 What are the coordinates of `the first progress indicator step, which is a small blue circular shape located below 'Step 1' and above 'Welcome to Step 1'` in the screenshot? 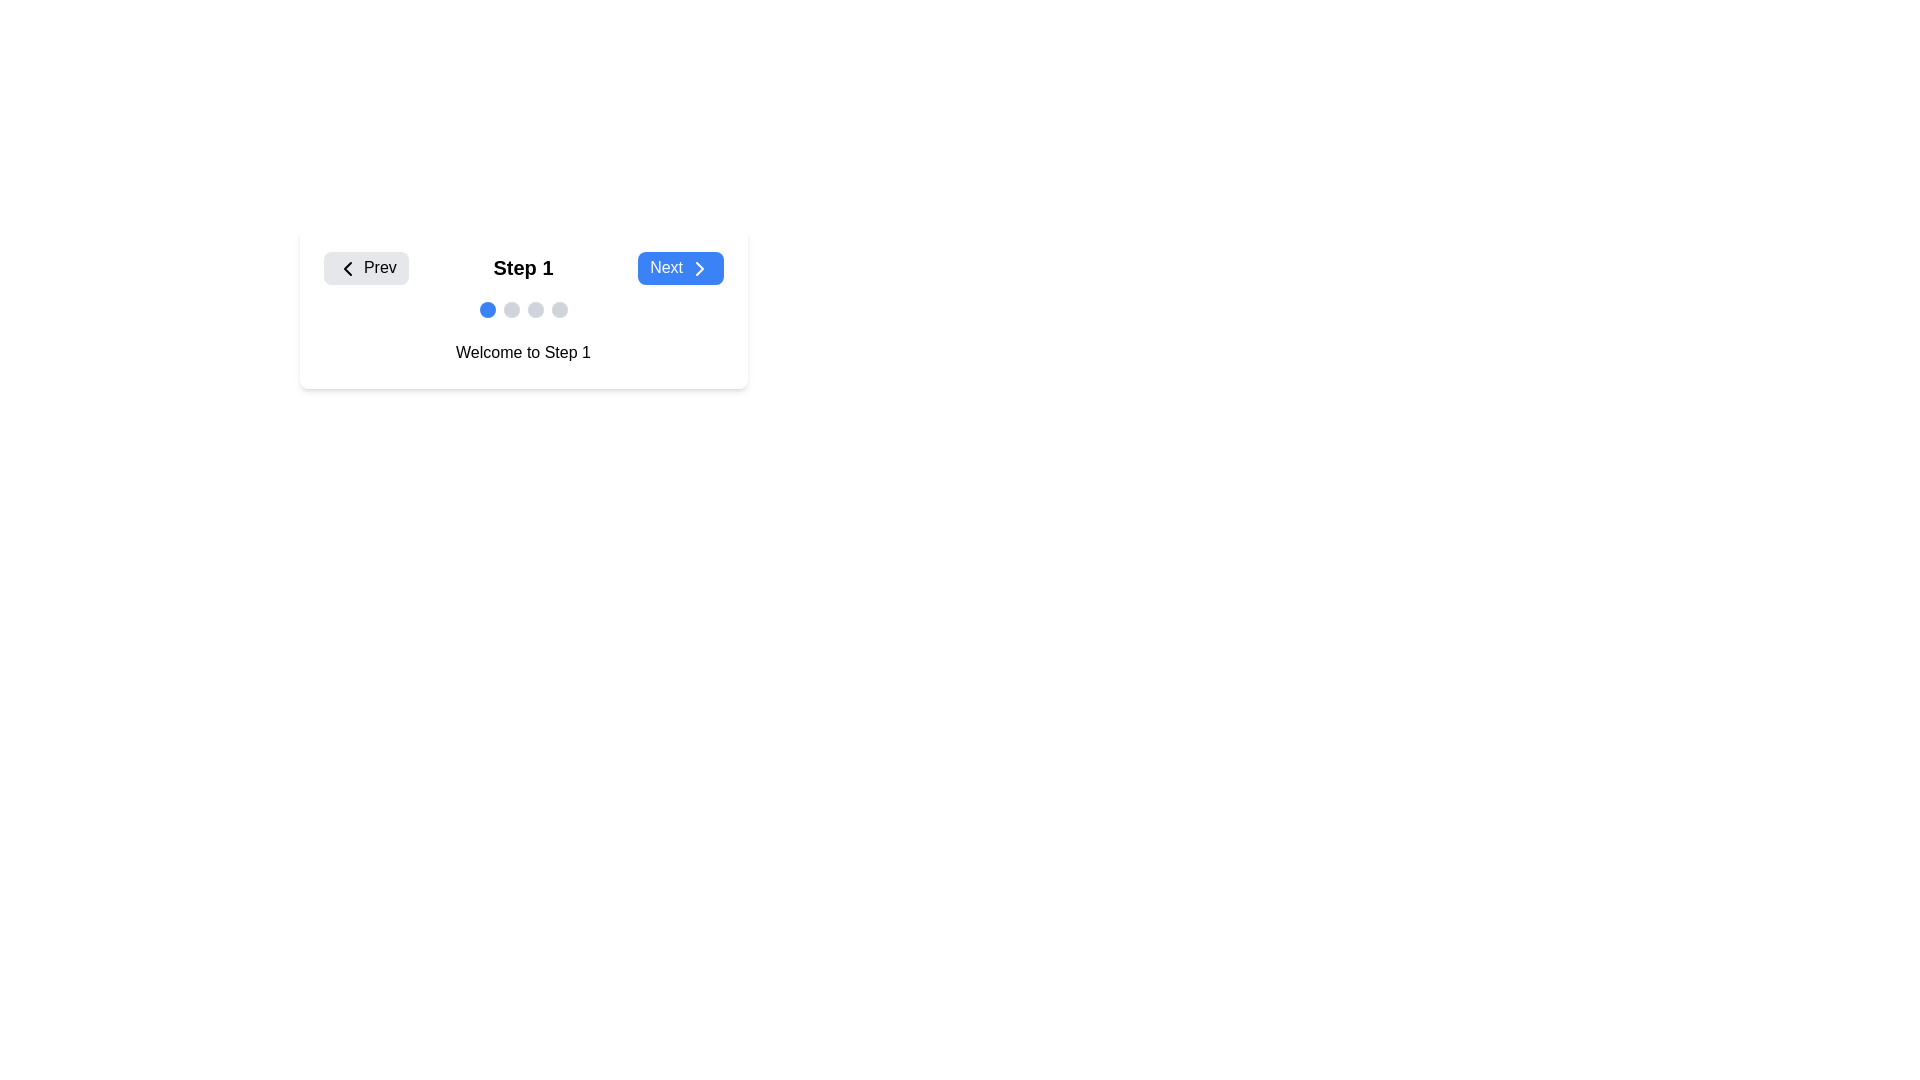 It's located at (487, 309).